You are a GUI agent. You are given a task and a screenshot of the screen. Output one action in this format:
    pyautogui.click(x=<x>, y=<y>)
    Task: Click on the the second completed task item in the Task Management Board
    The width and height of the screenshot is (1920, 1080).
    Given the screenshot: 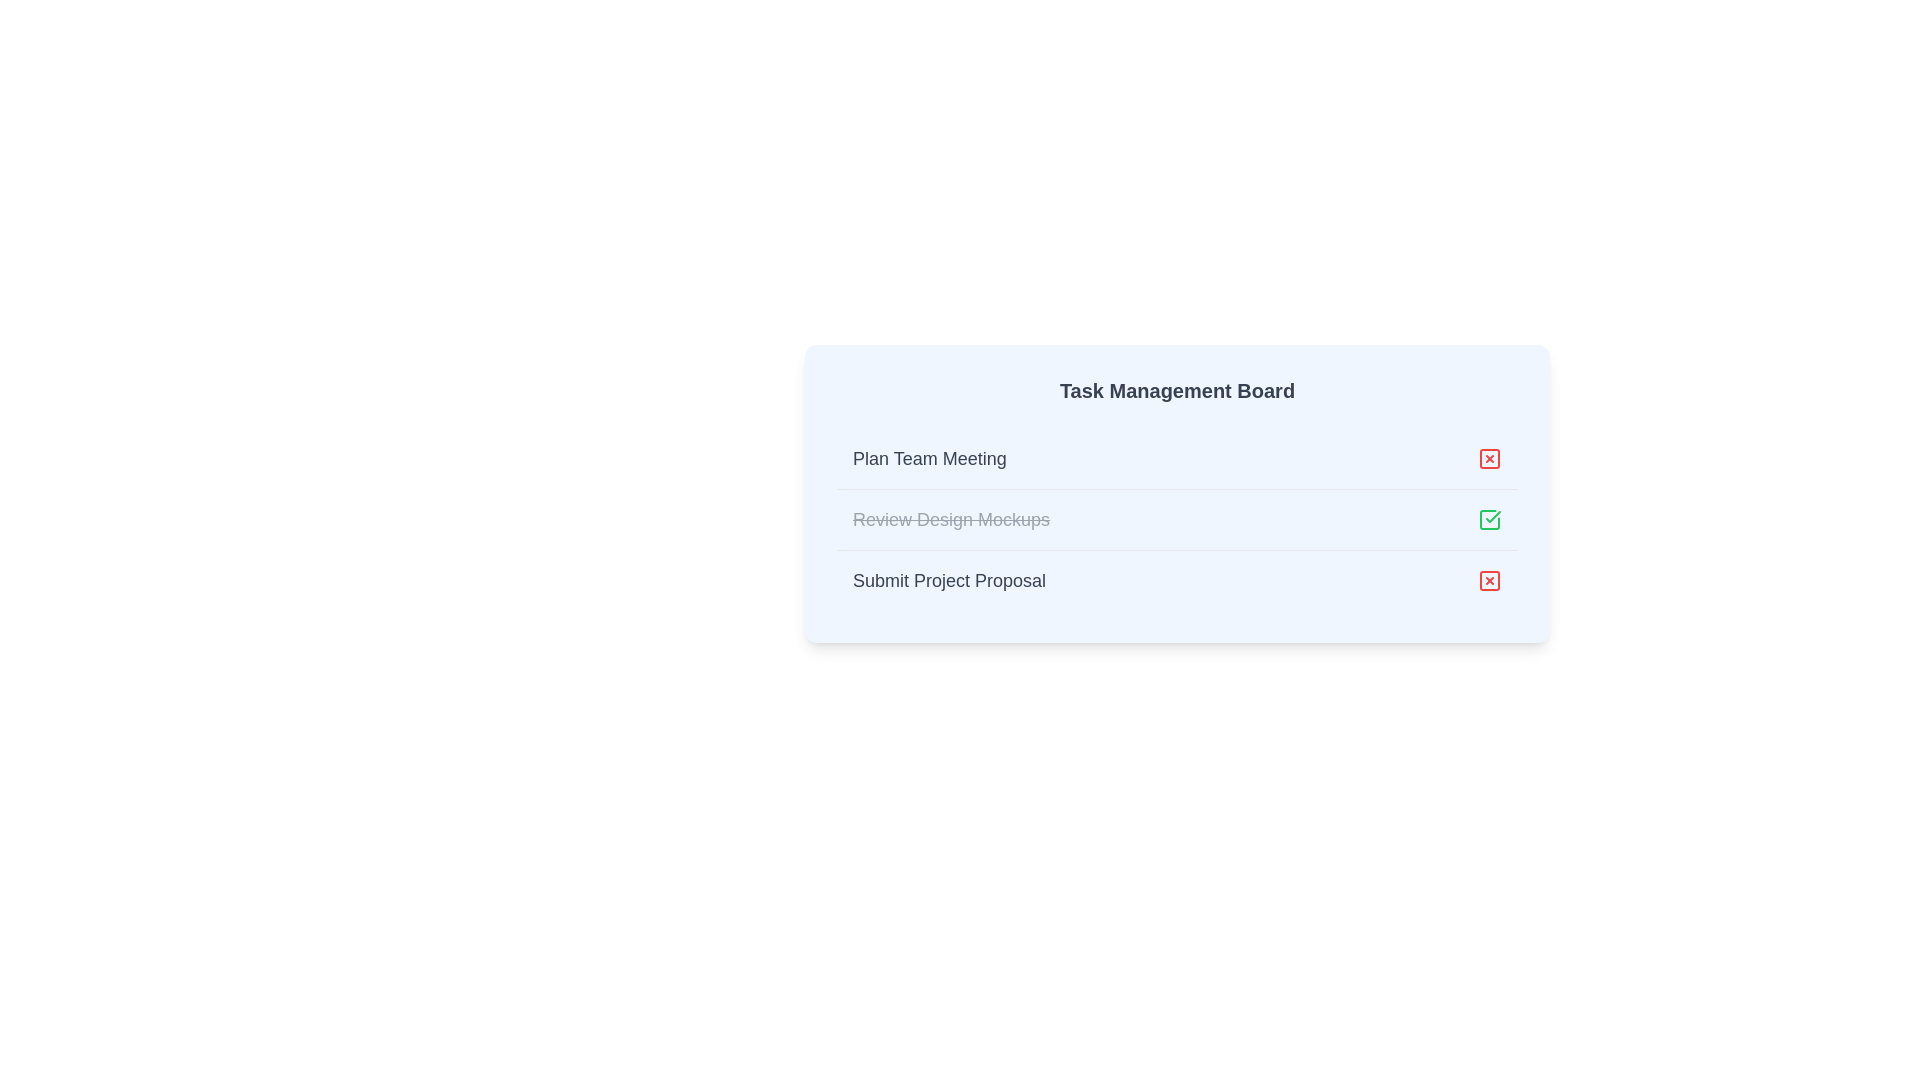 What is the action you would take?
    pyautogui.click(x=1177, y=519)
    